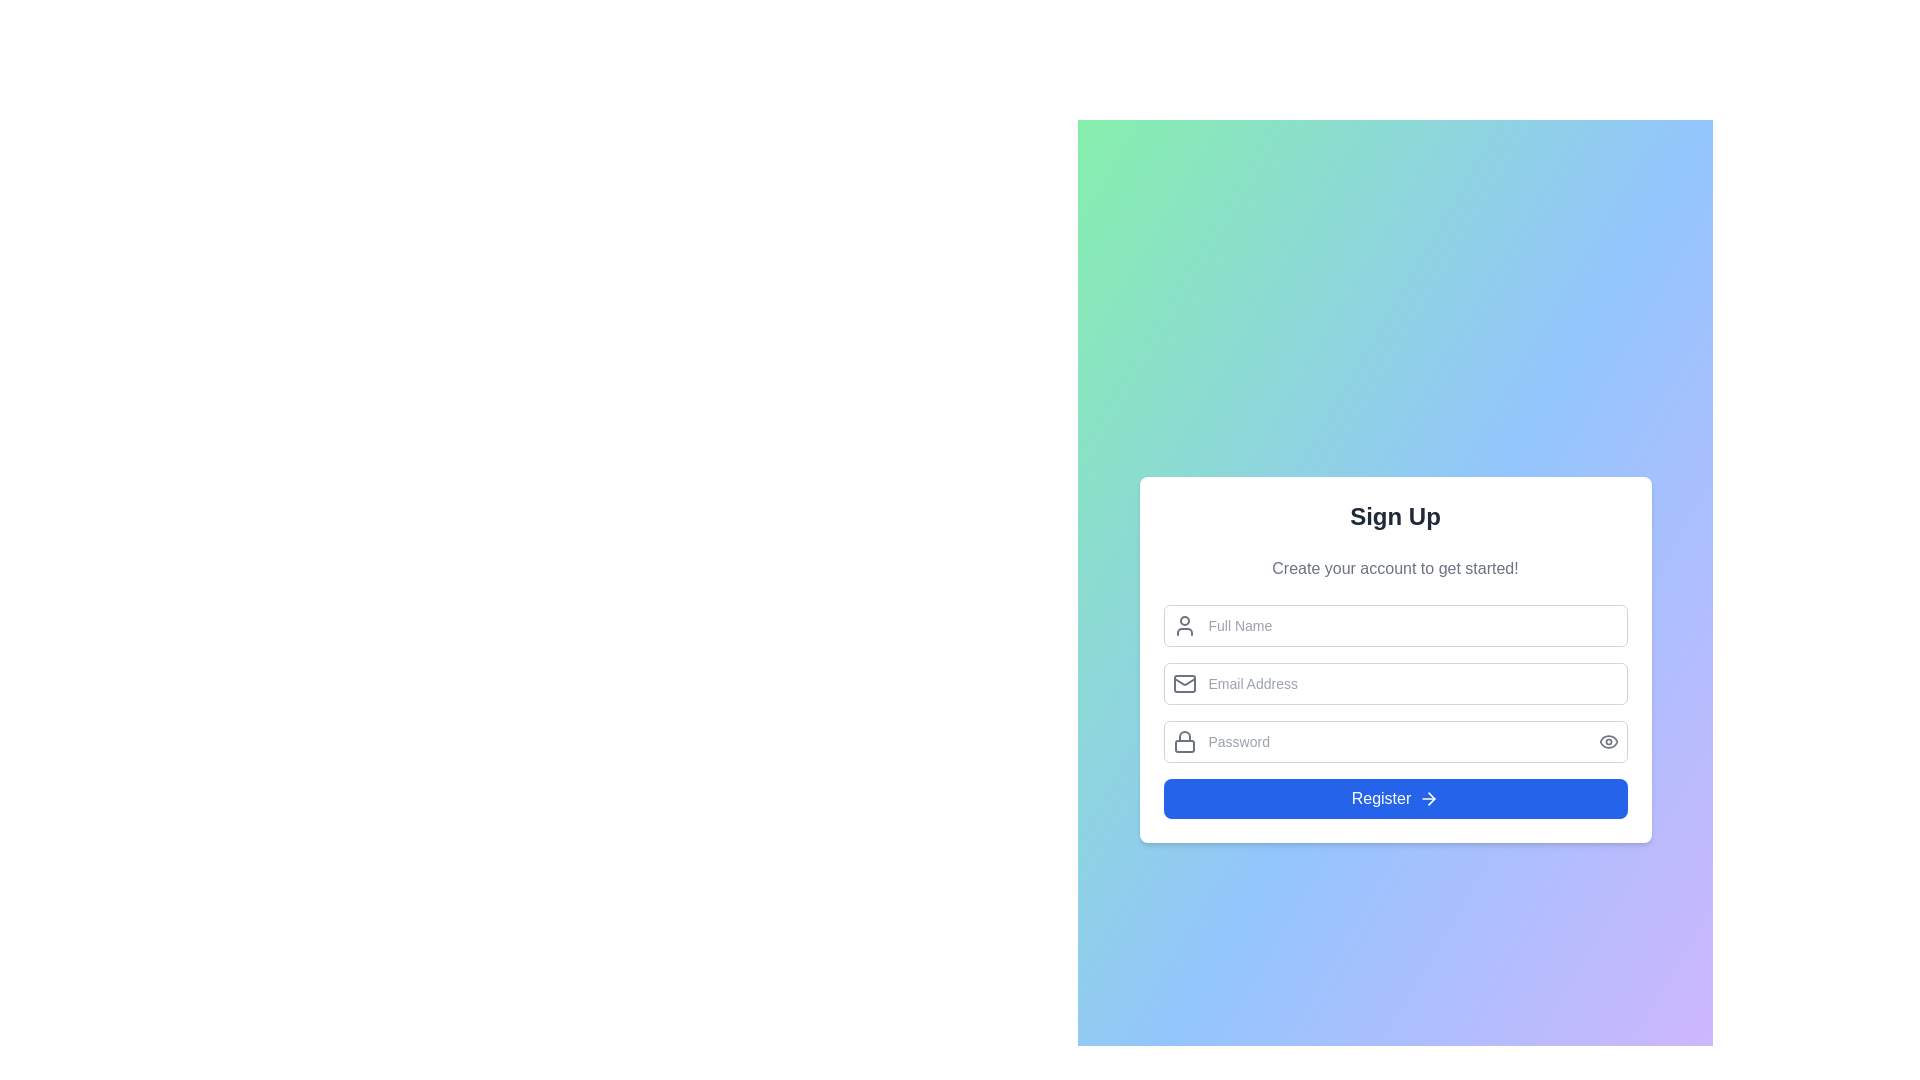 This screenshot has width=1920, height=1080. I want to click on the email input field, so click(1184, 682).